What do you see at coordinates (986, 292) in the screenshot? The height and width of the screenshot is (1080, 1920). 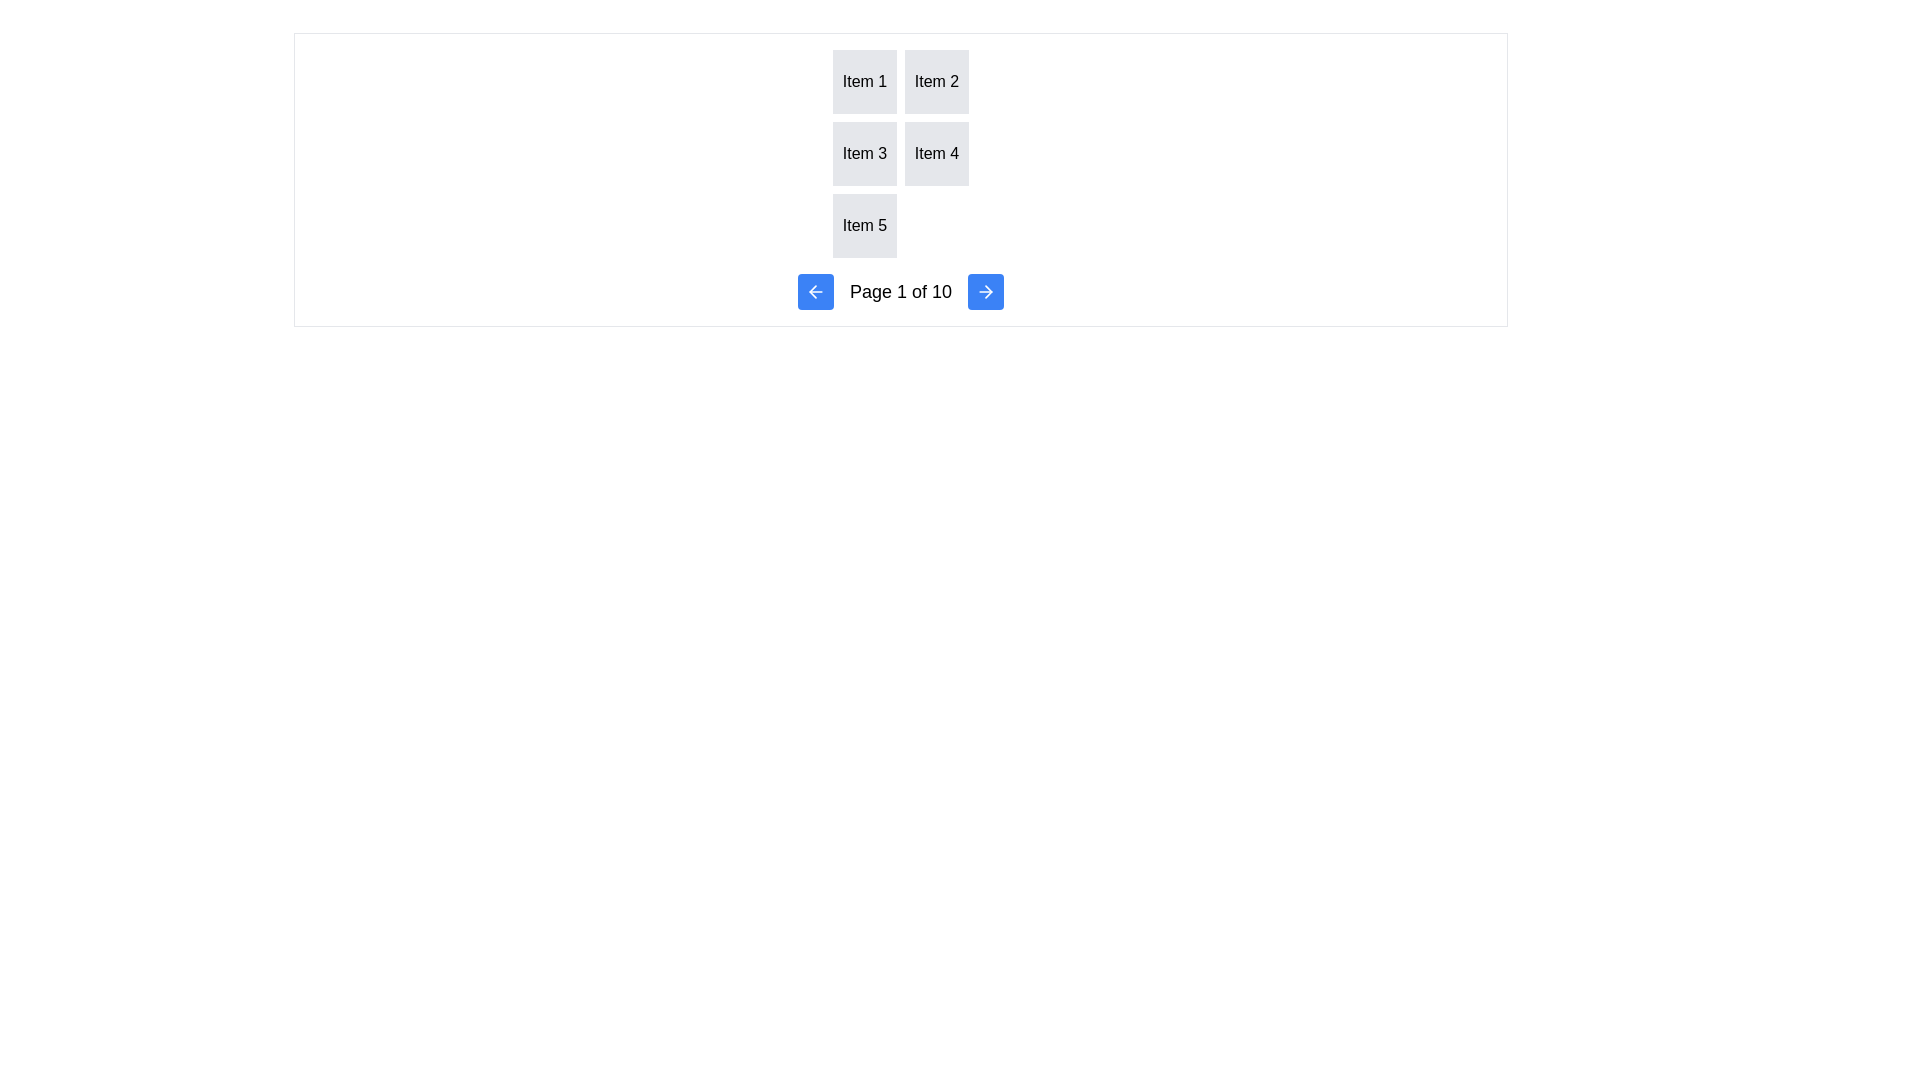 I see `the forward navigation button located to the right of the button group under the paginated grid of items` at bounding box center [986, 292].